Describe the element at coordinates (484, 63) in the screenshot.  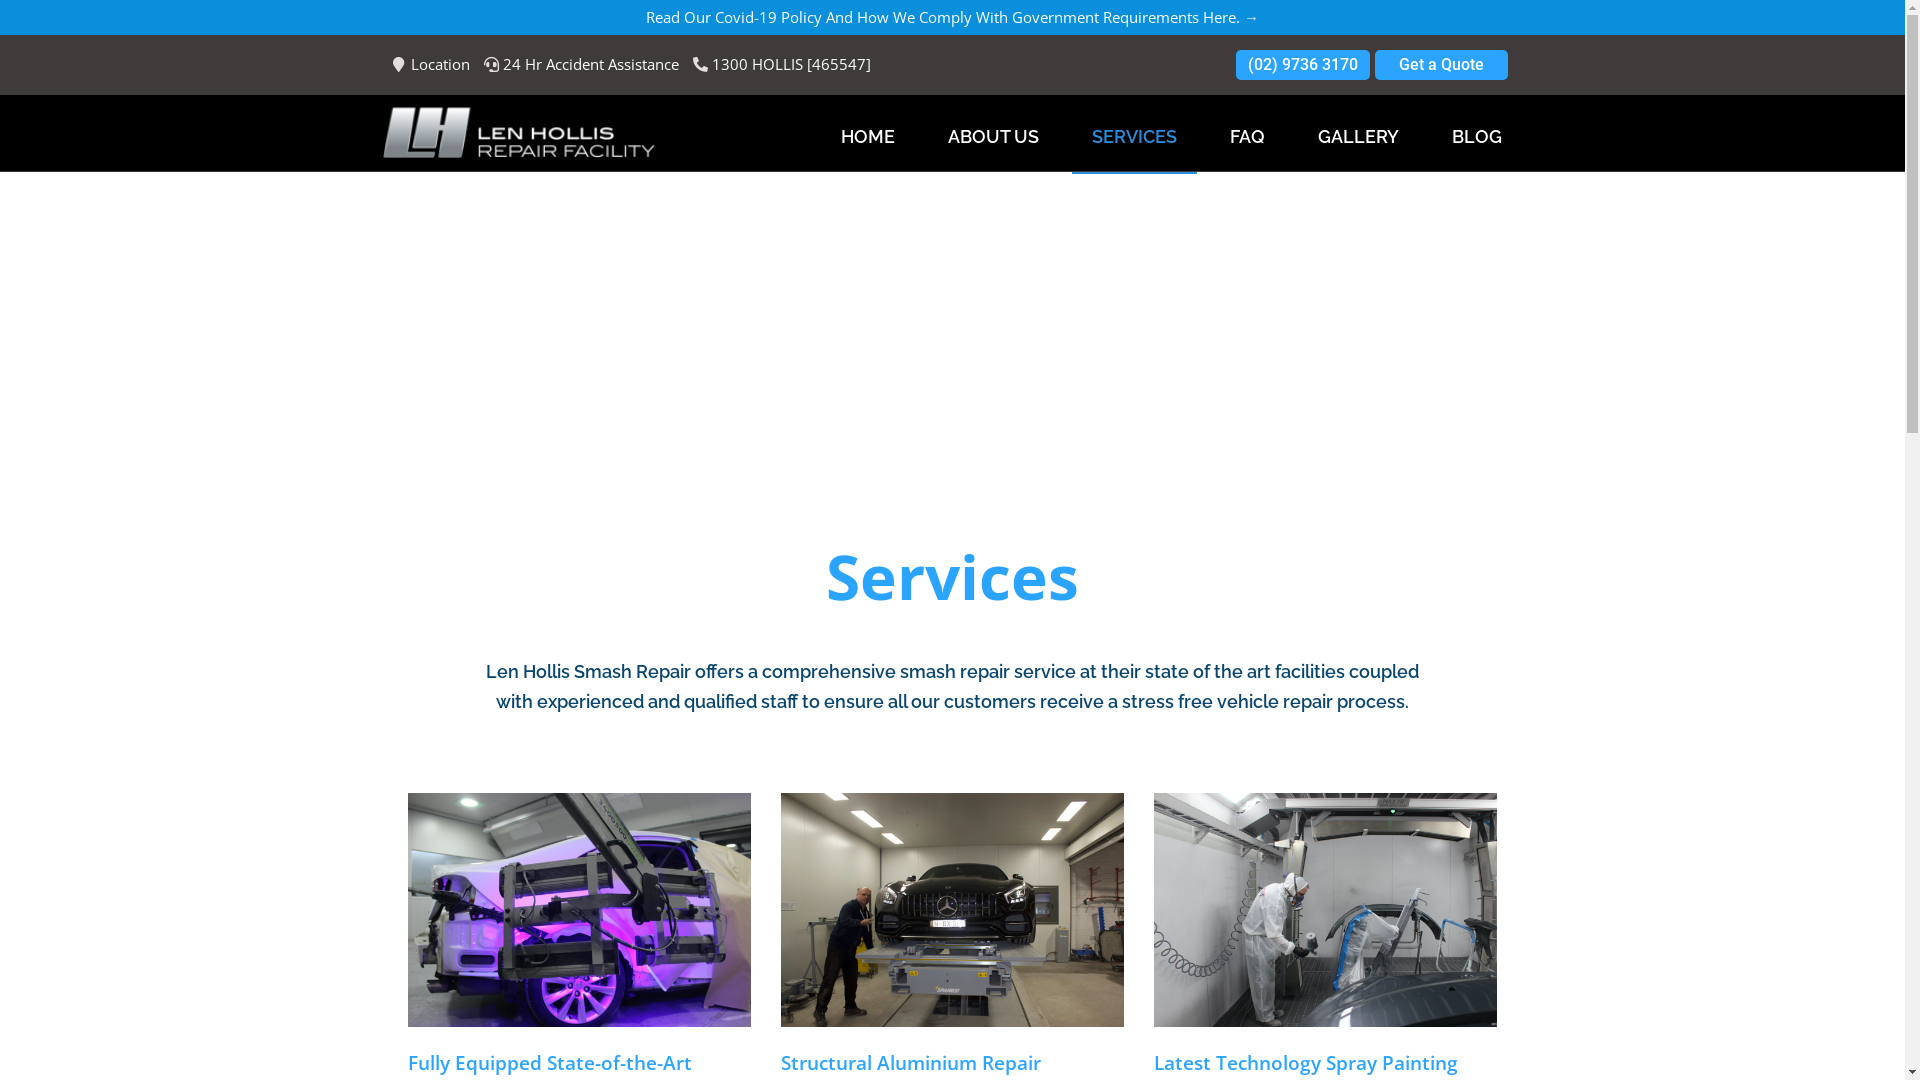
I see `'24 Hr Accident Assistance'` at that location.